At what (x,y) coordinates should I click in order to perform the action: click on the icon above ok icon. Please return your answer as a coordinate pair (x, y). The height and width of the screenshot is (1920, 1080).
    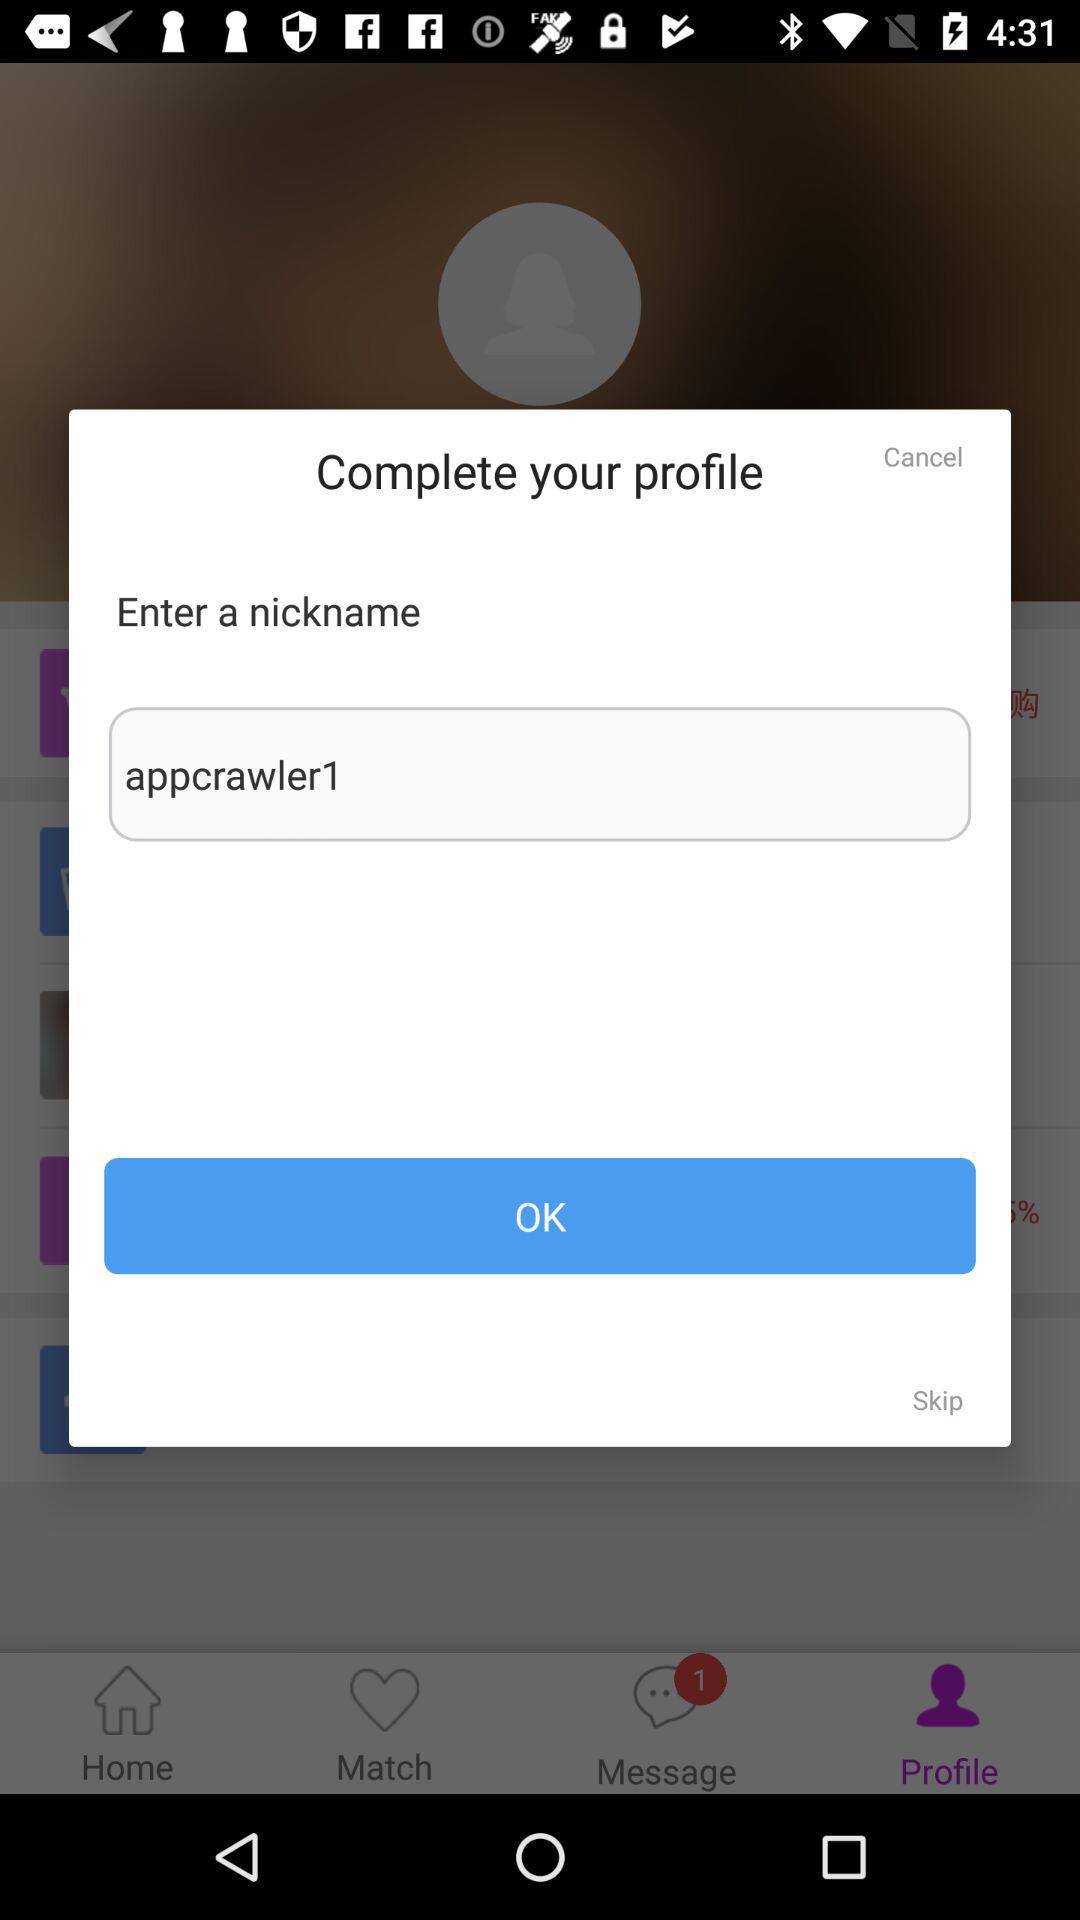
    Looking at the image, I should click on (540, 773).